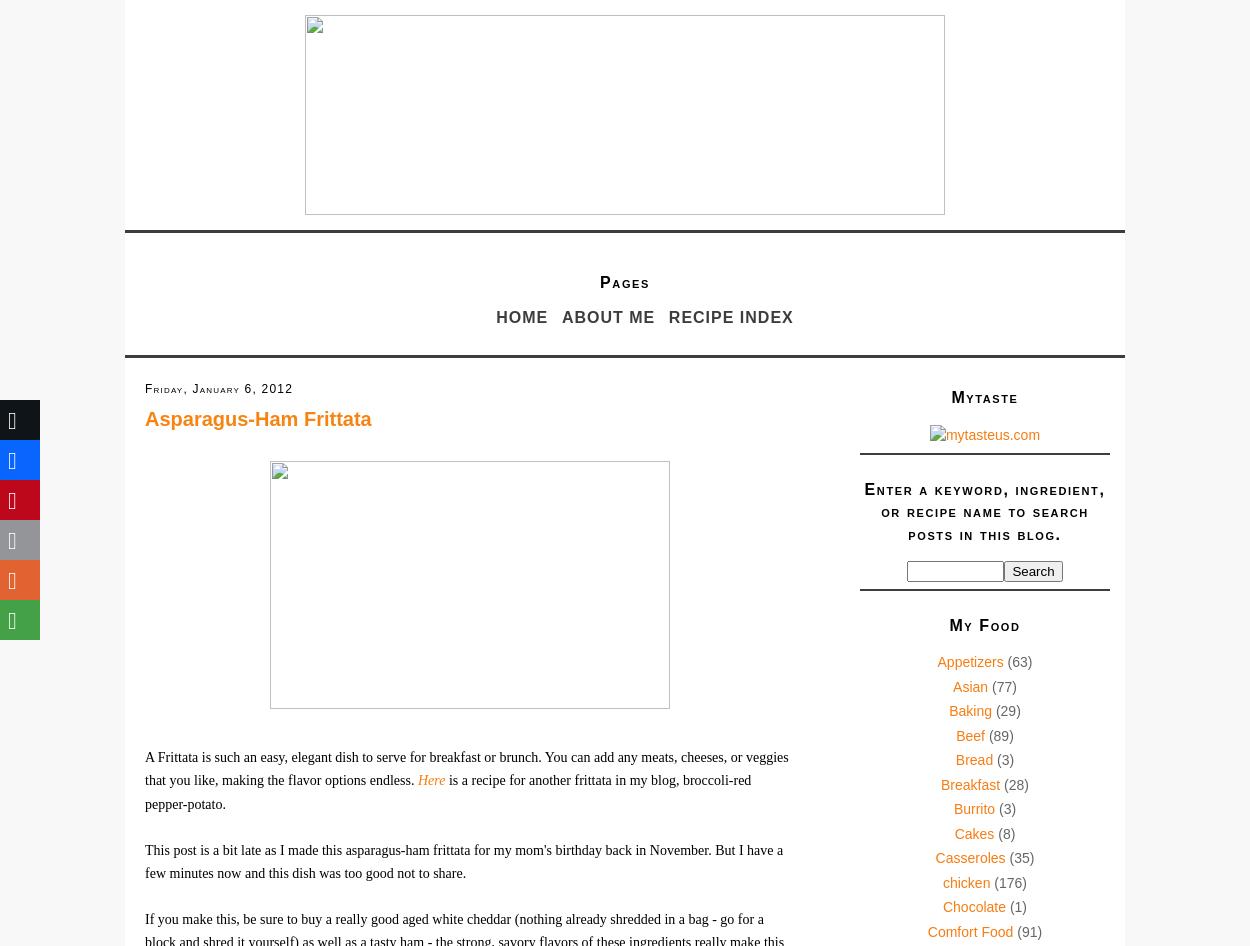 Image resolution: width=1250 pixels, height=946 pixels. What do you see at coordinates (258, 417) in the screenshot?
I see `'Asparagus-Ham Frittata'` at bounding box center [258, 417].